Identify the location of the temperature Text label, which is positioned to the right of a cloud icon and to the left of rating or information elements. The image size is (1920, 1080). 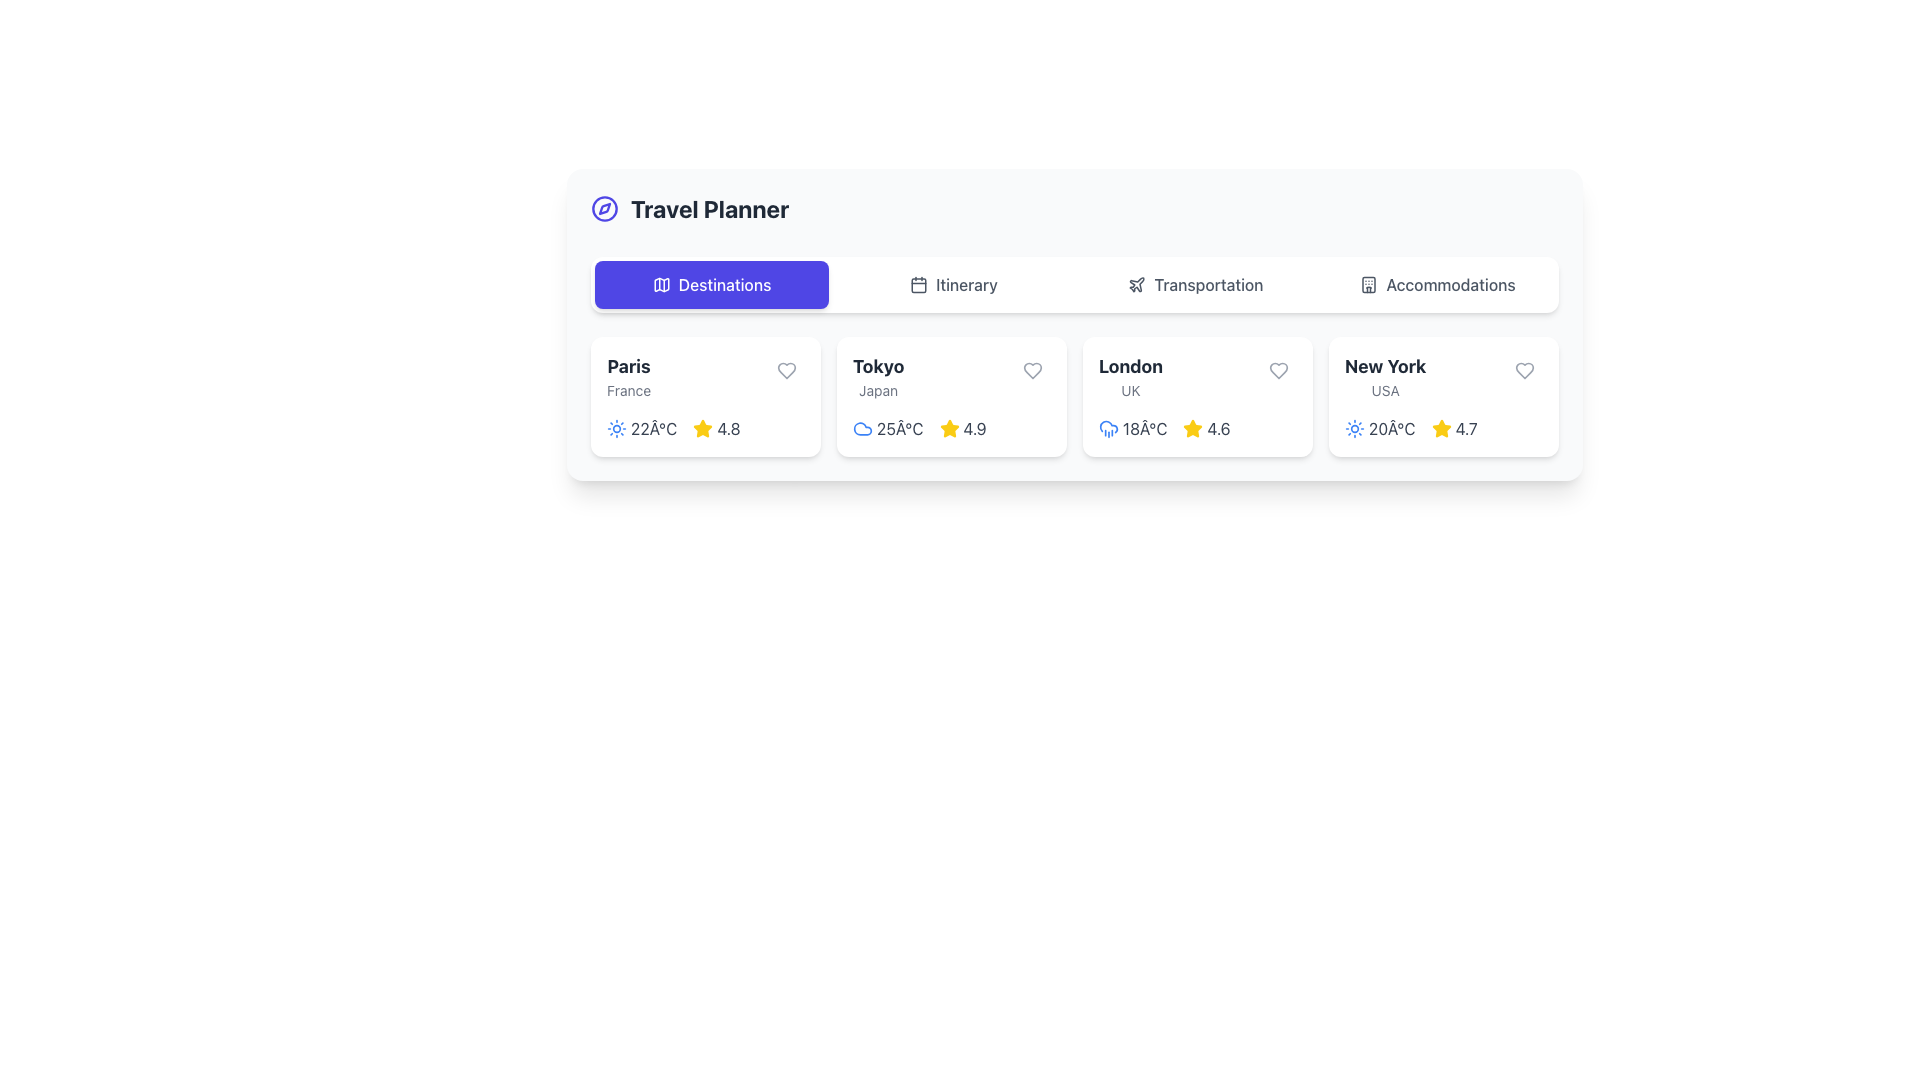
(899, 427).